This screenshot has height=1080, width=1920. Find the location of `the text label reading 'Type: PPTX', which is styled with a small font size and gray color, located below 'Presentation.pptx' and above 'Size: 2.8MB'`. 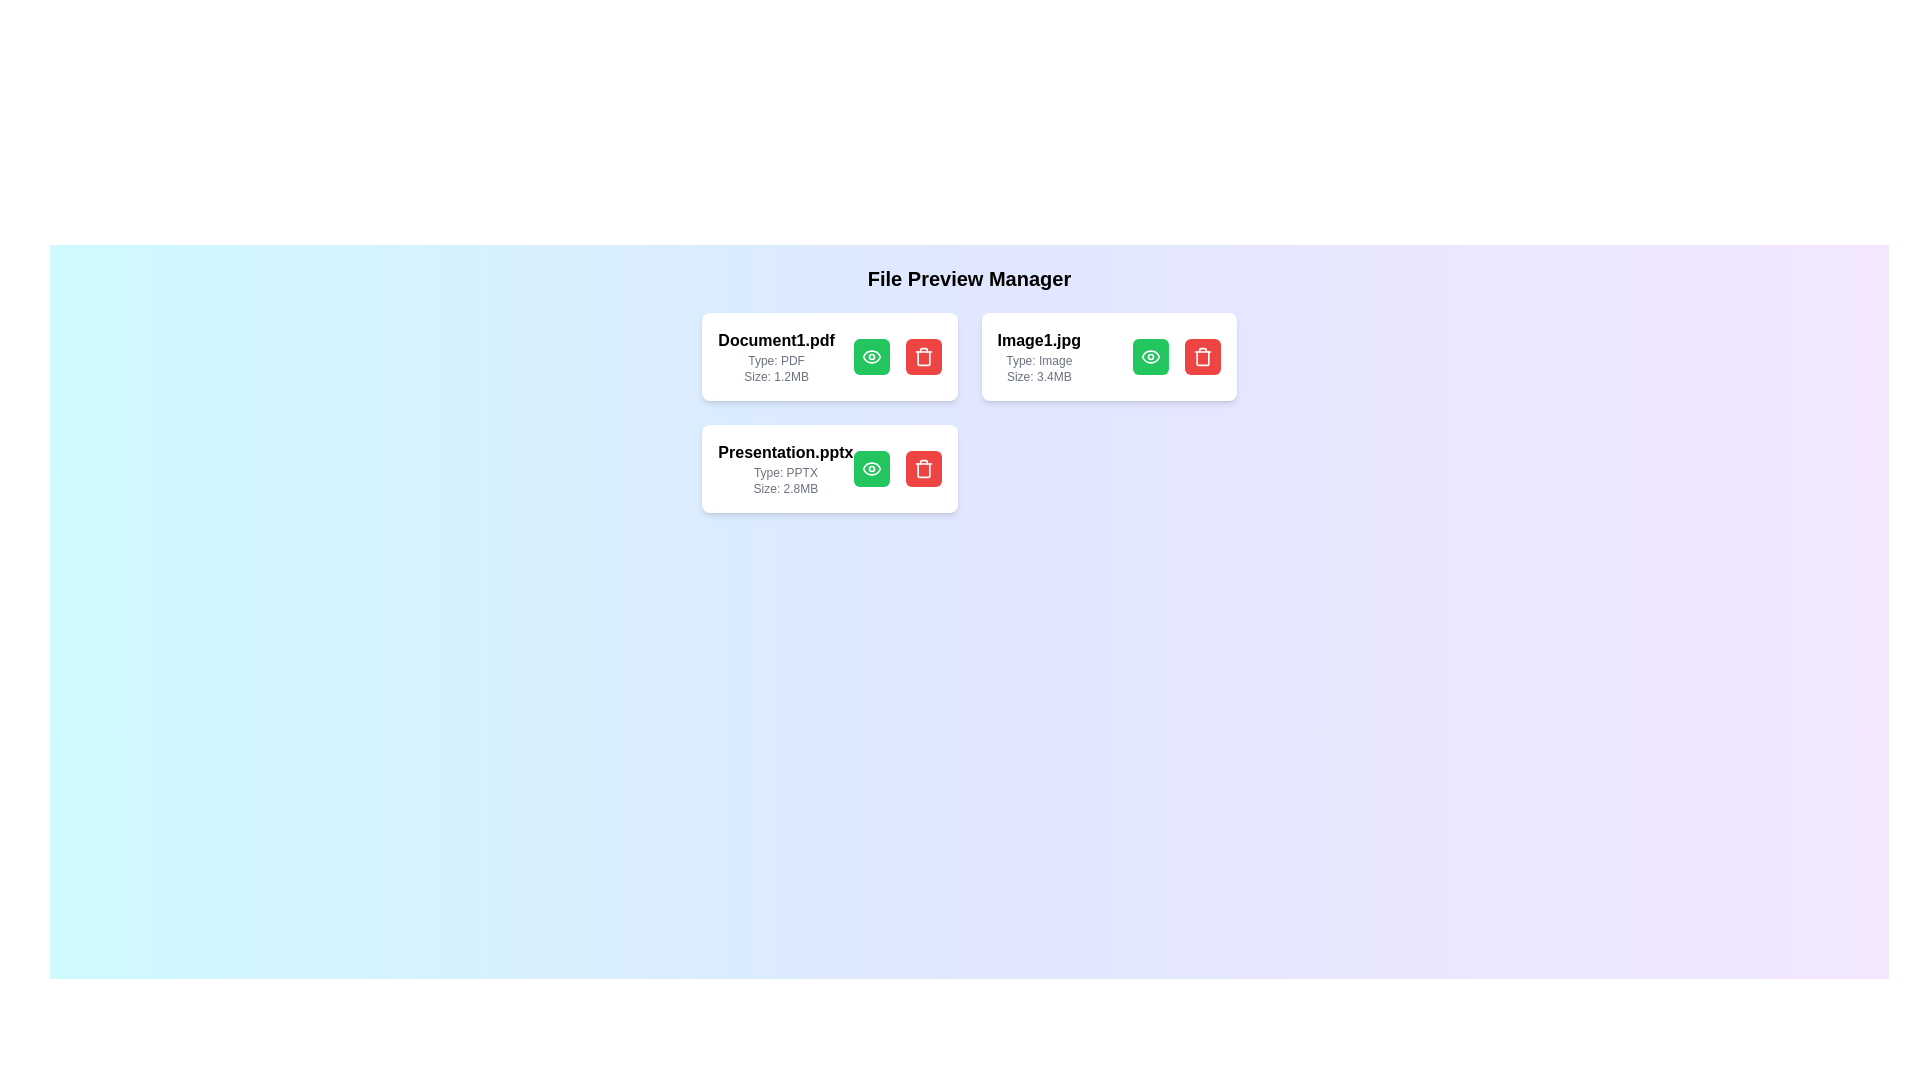

the text label reading 'Type: PPTX', which is styled with a small font size and gray color, located below 'Presentation.pptx' and above 'Size: 2.8MB' is located at coordinates (784, 473).